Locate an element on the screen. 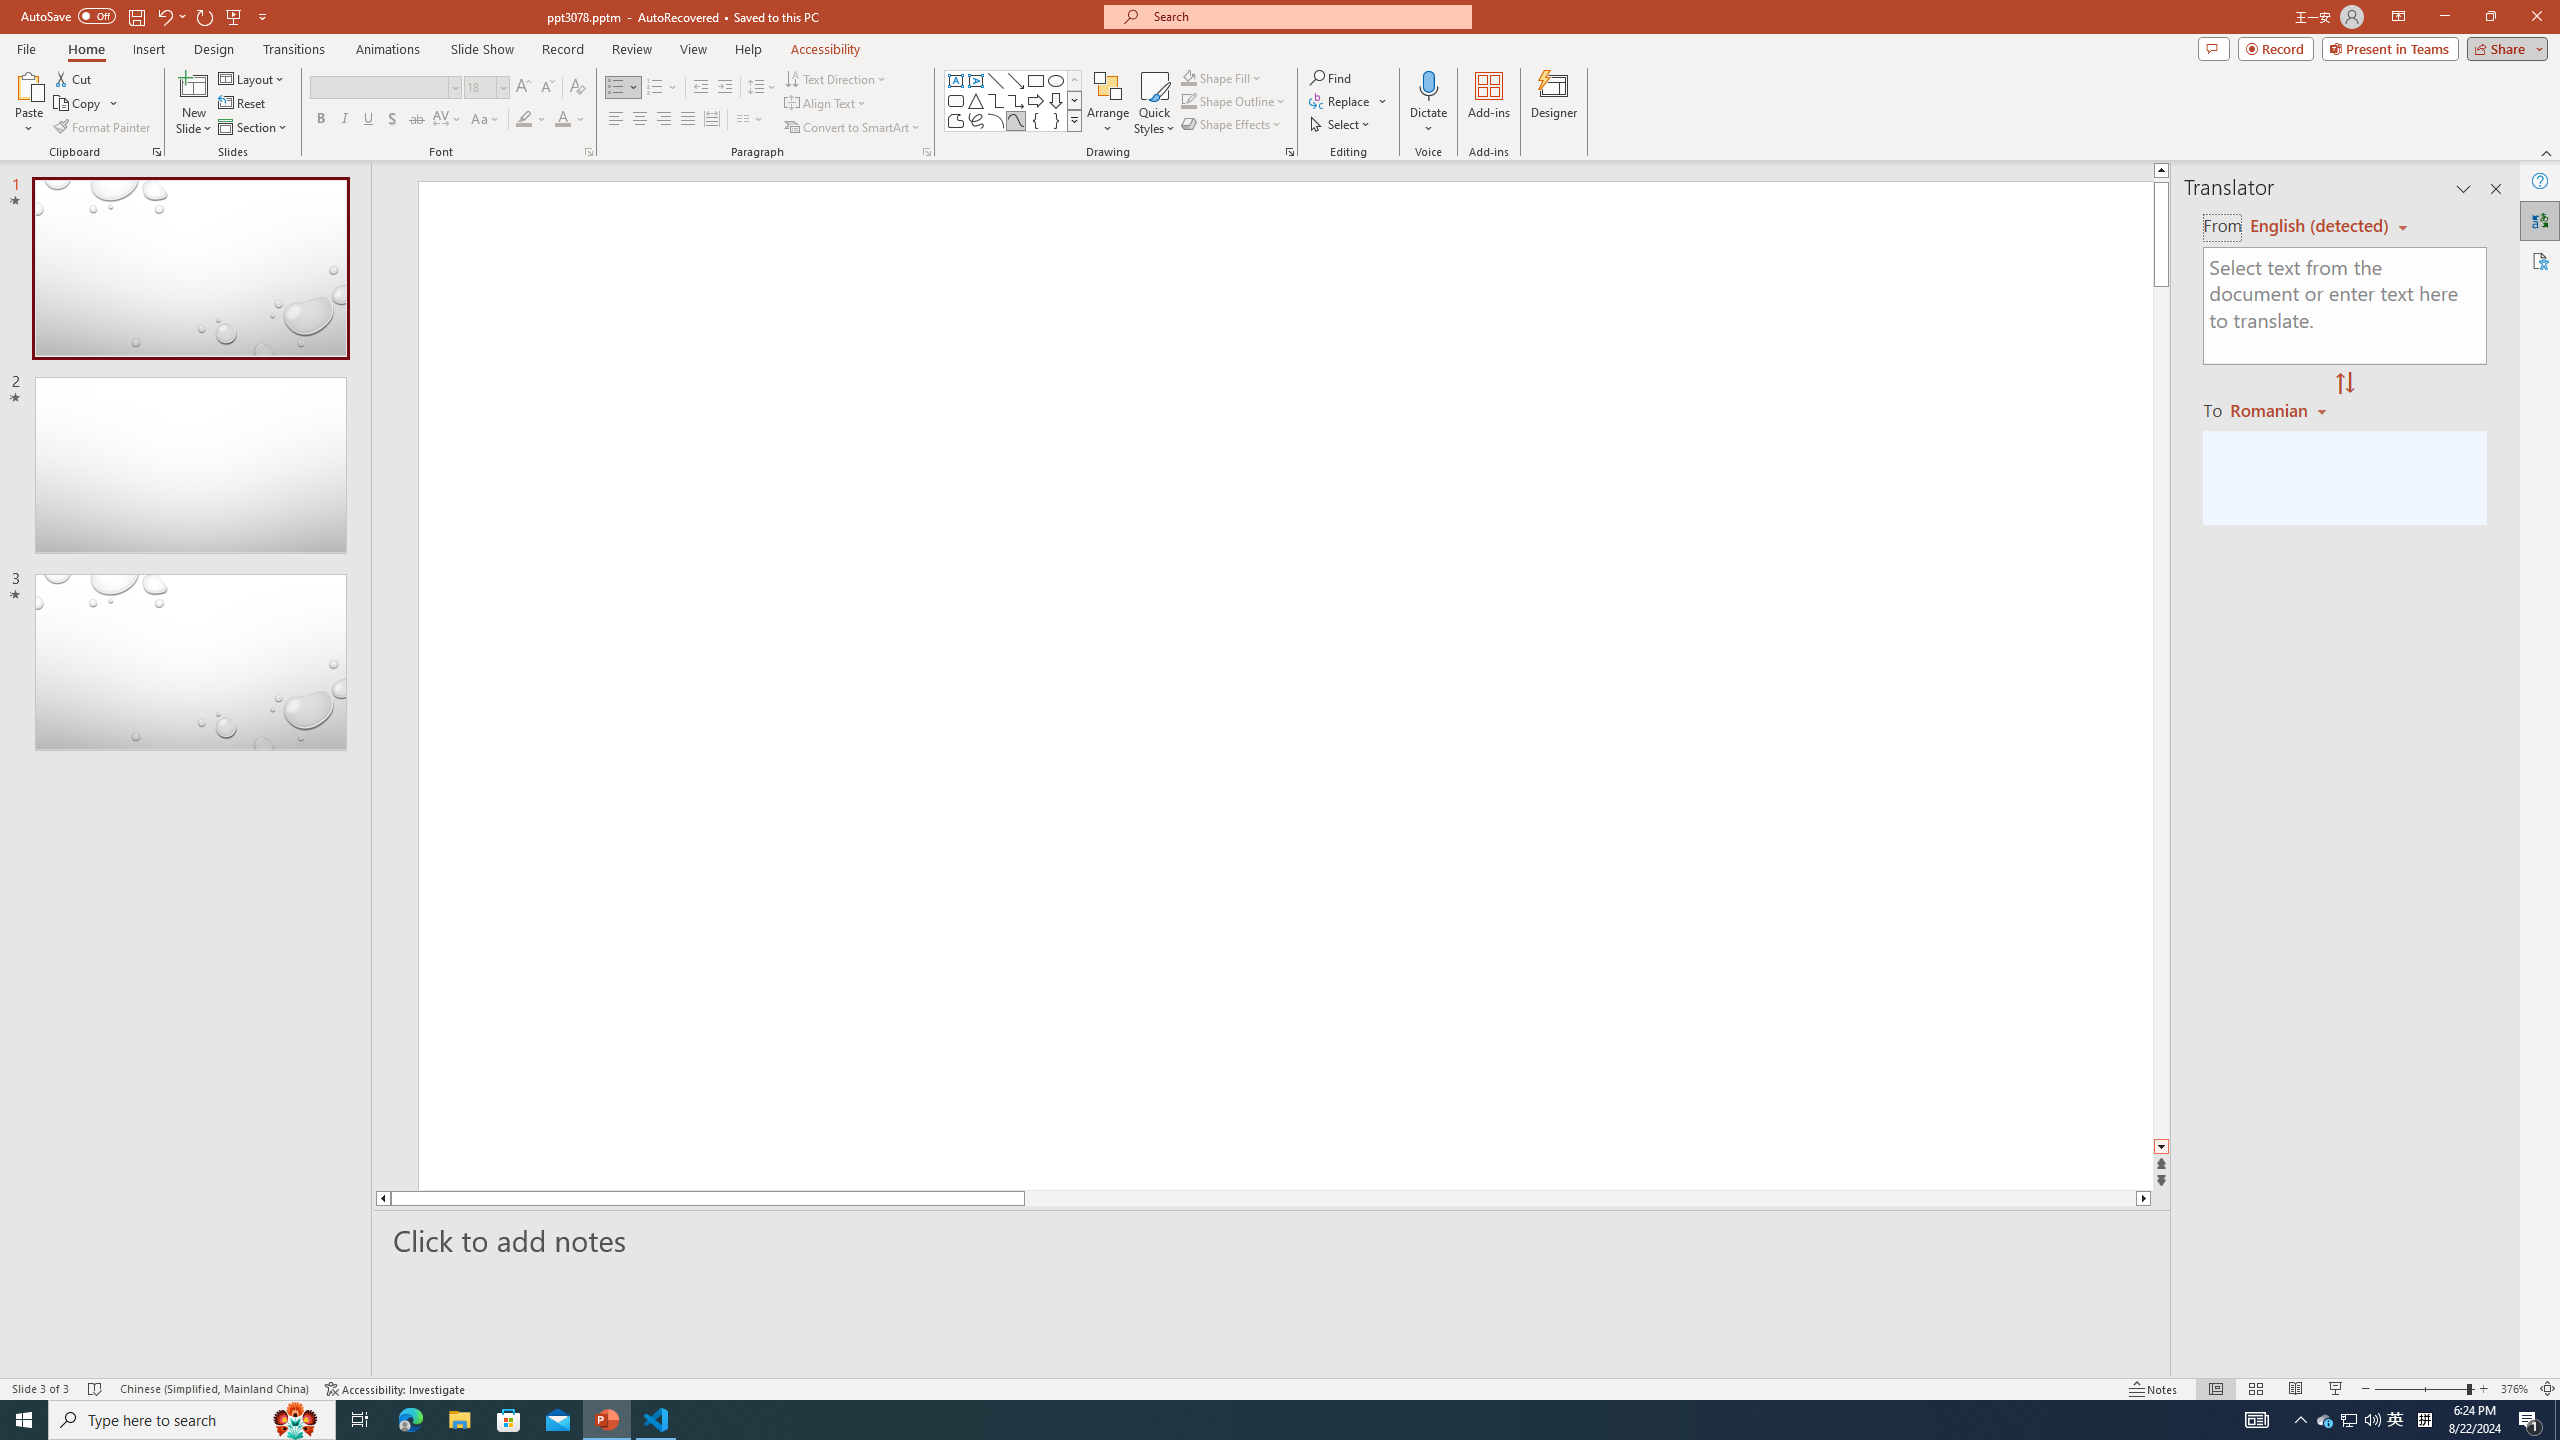 This screenshot has width=2560, height=1440. 'Replace...' is located at coordinates (1349, 99).